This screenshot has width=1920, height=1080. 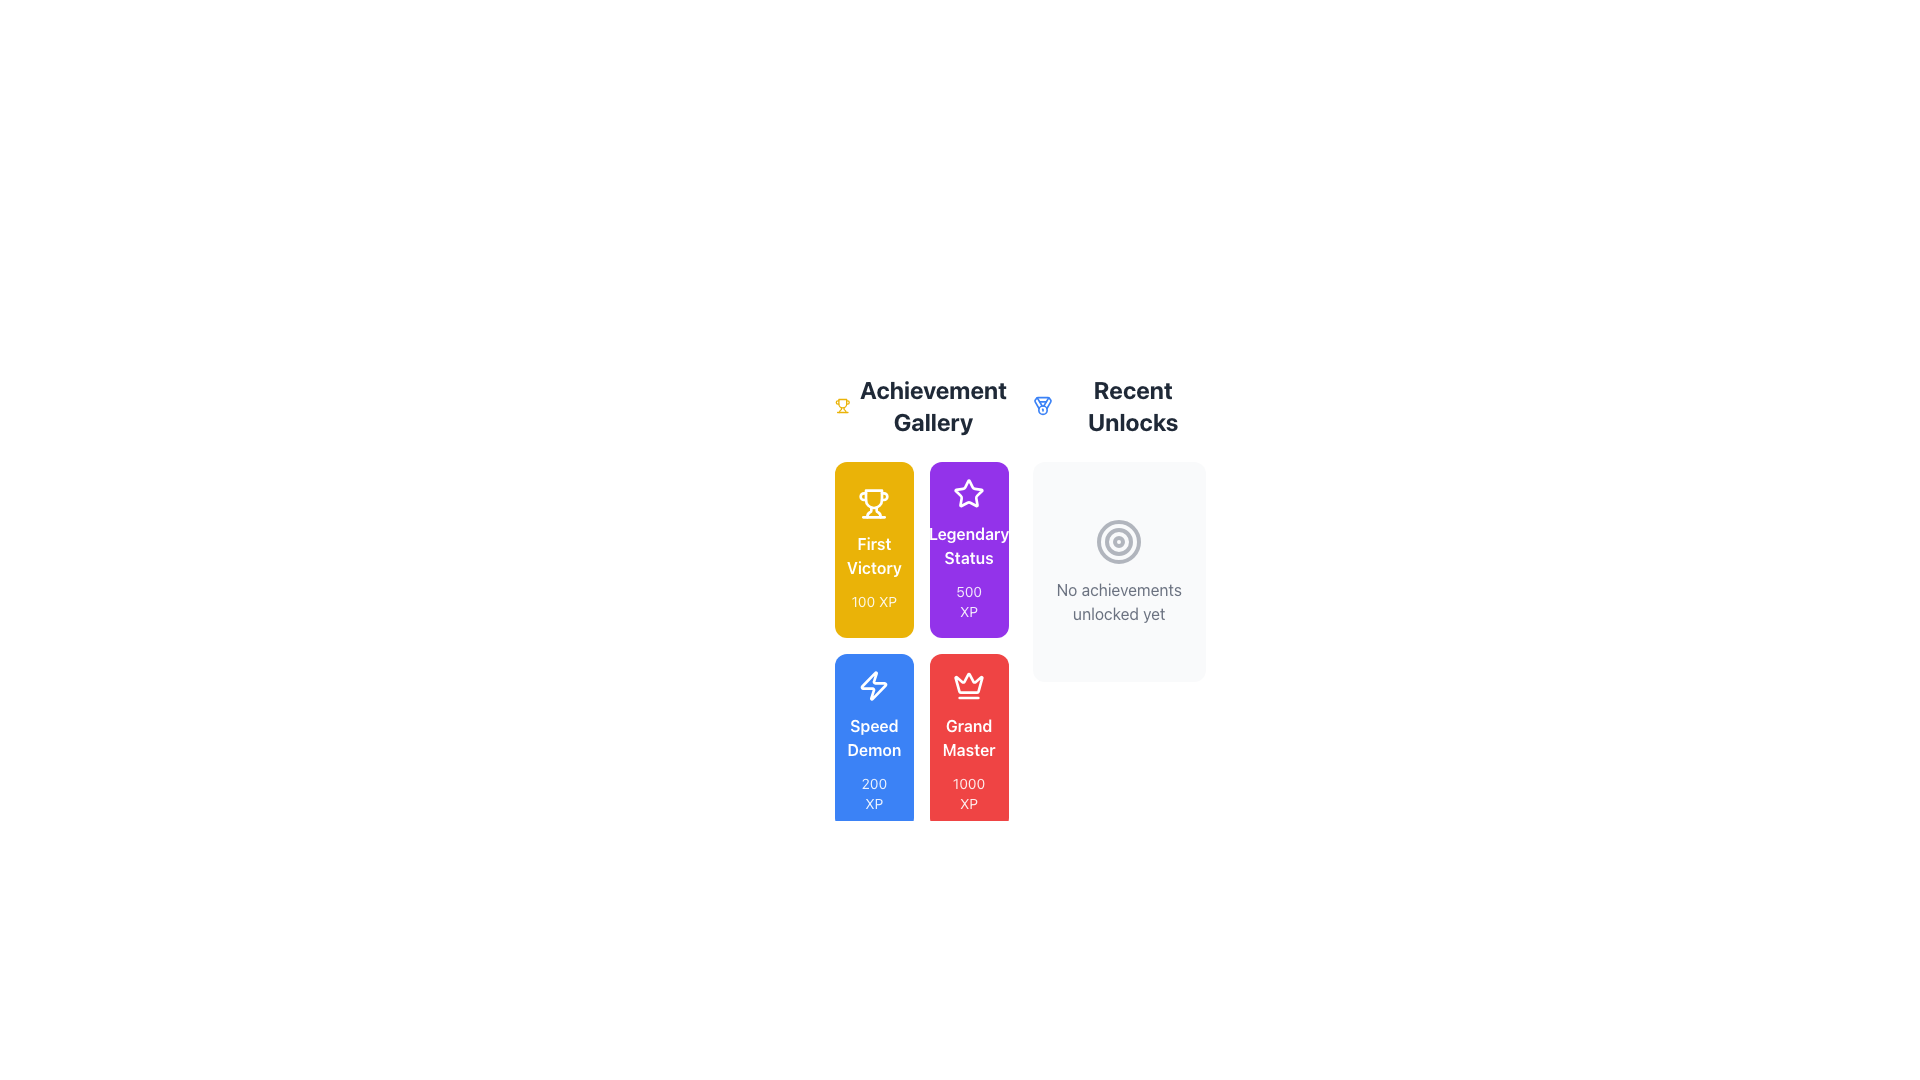 I want to click on an item in the 'Achievement Gallery' section, so click(x=920, y=600).